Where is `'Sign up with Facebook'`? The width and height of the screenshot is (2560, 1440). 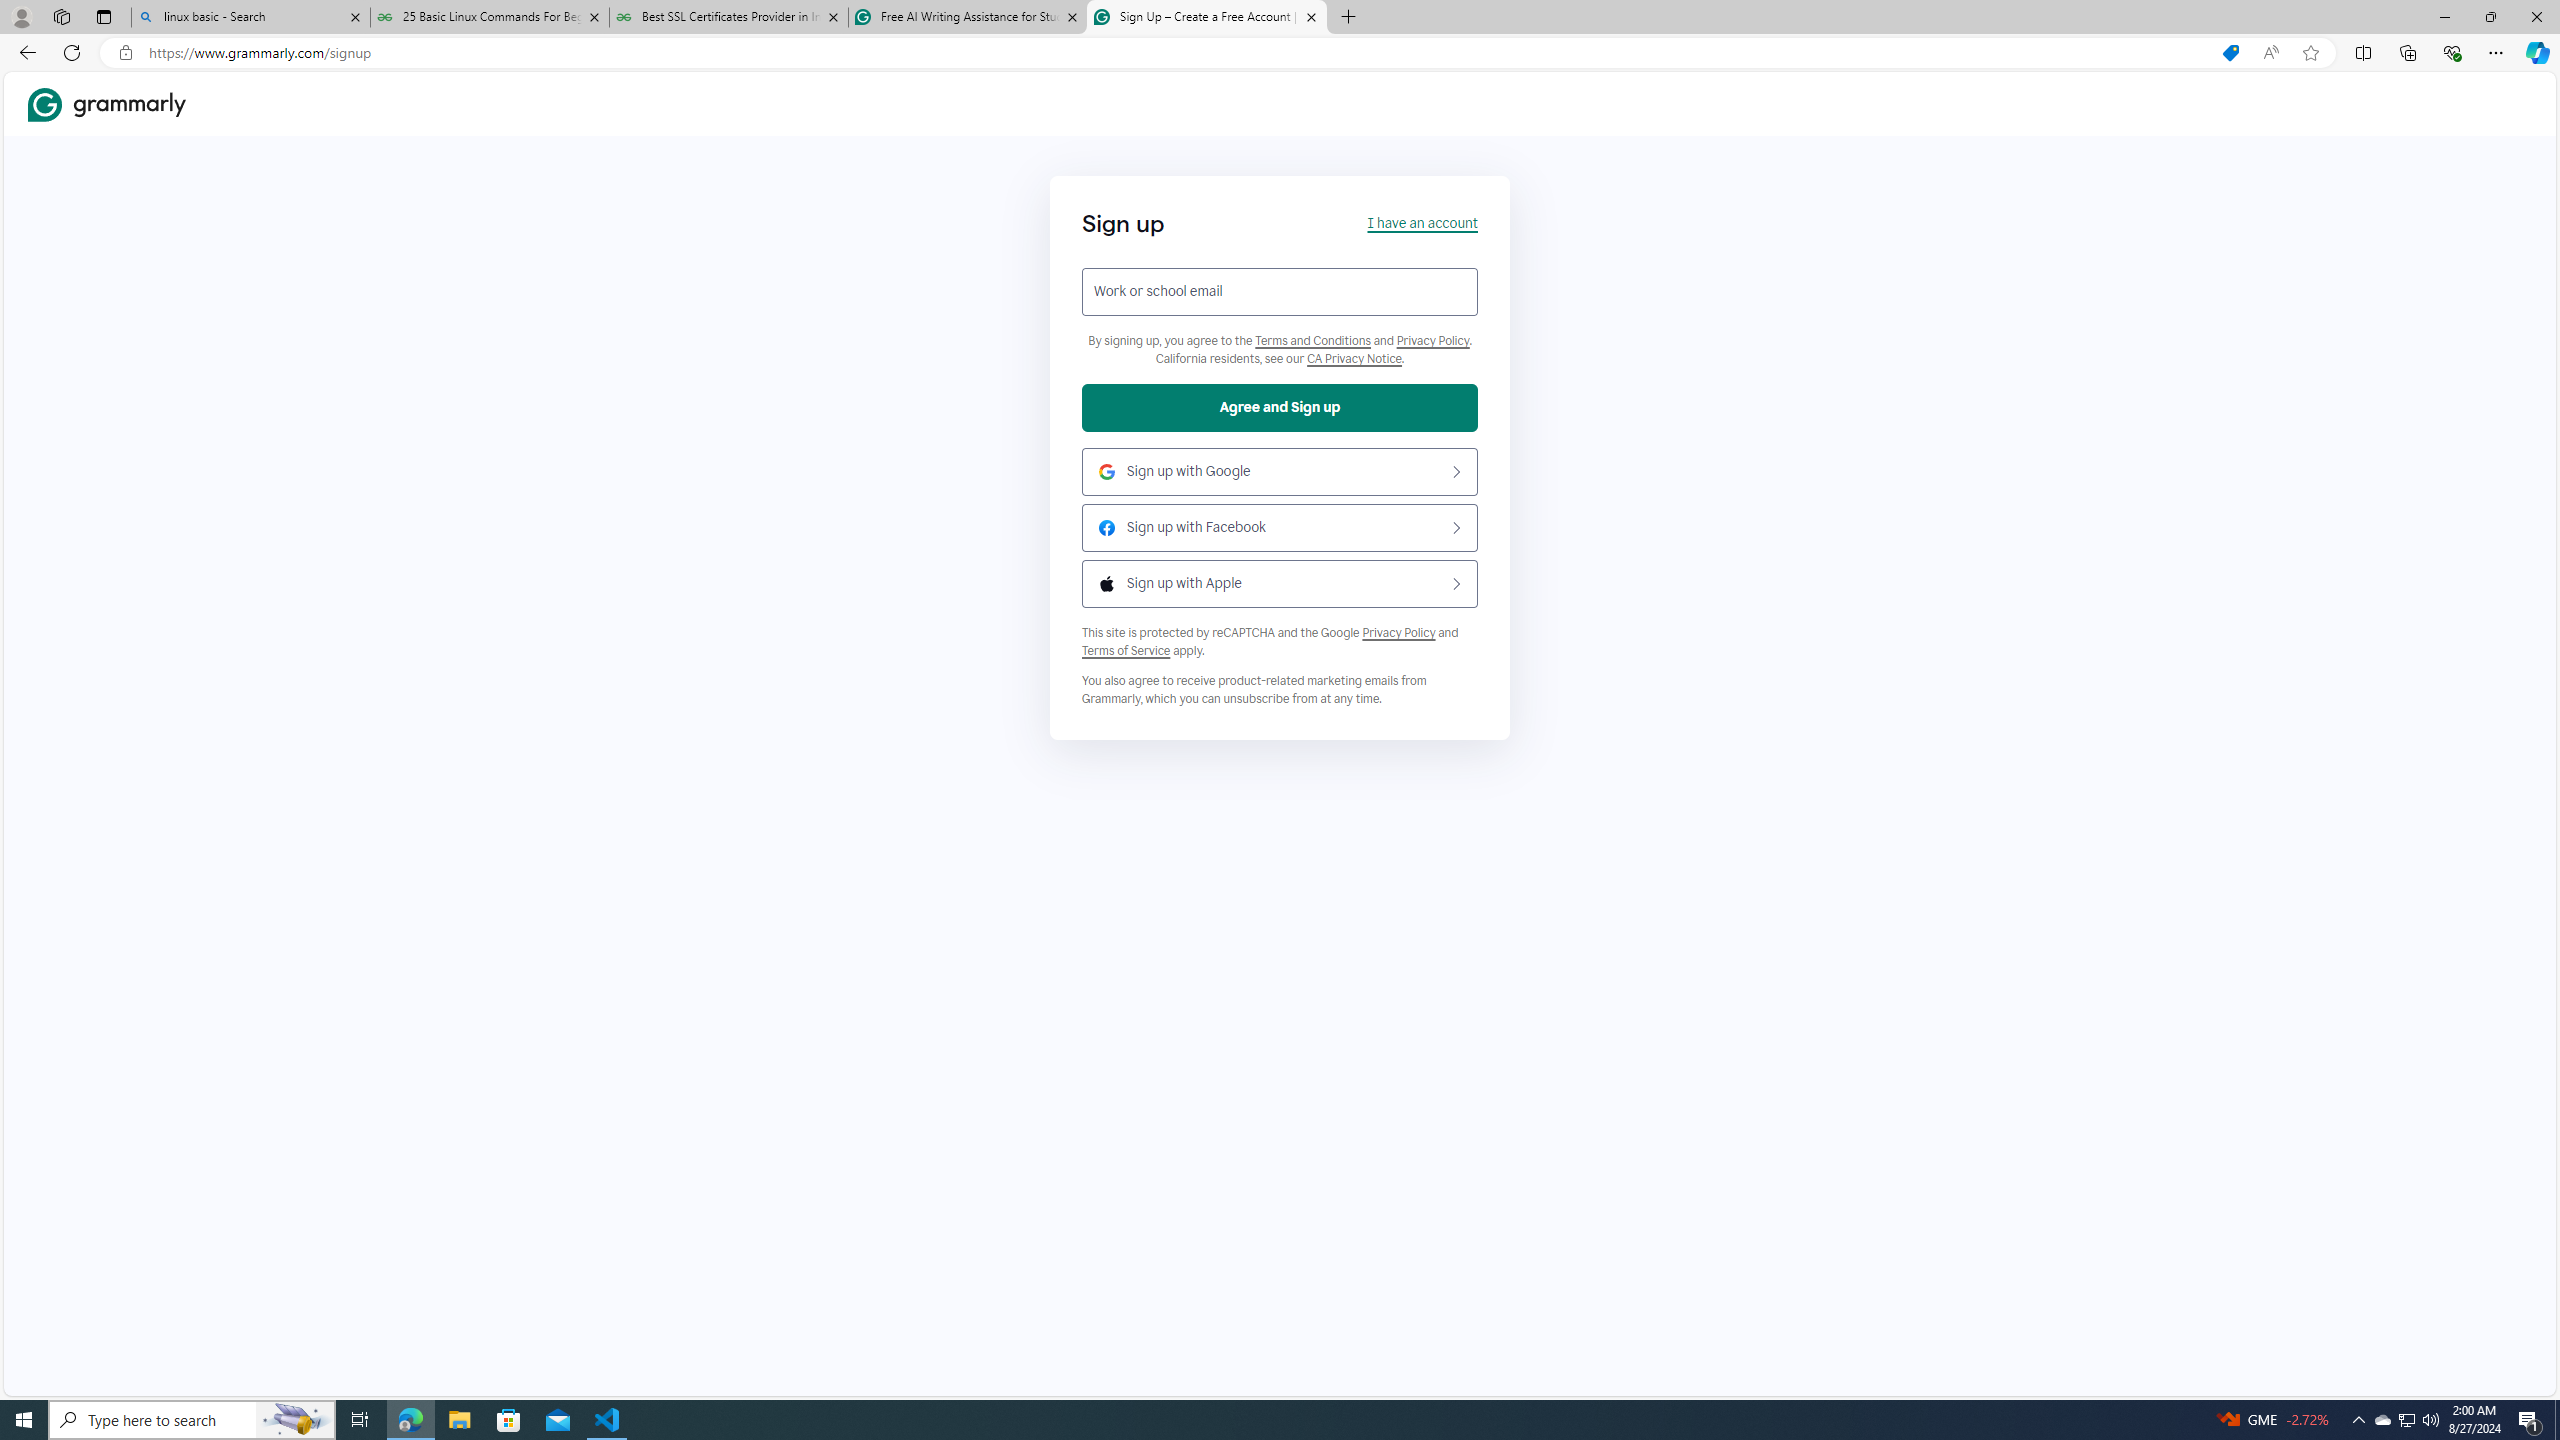 'Sign up with Facebook' is located at coordinates (1280, 526).